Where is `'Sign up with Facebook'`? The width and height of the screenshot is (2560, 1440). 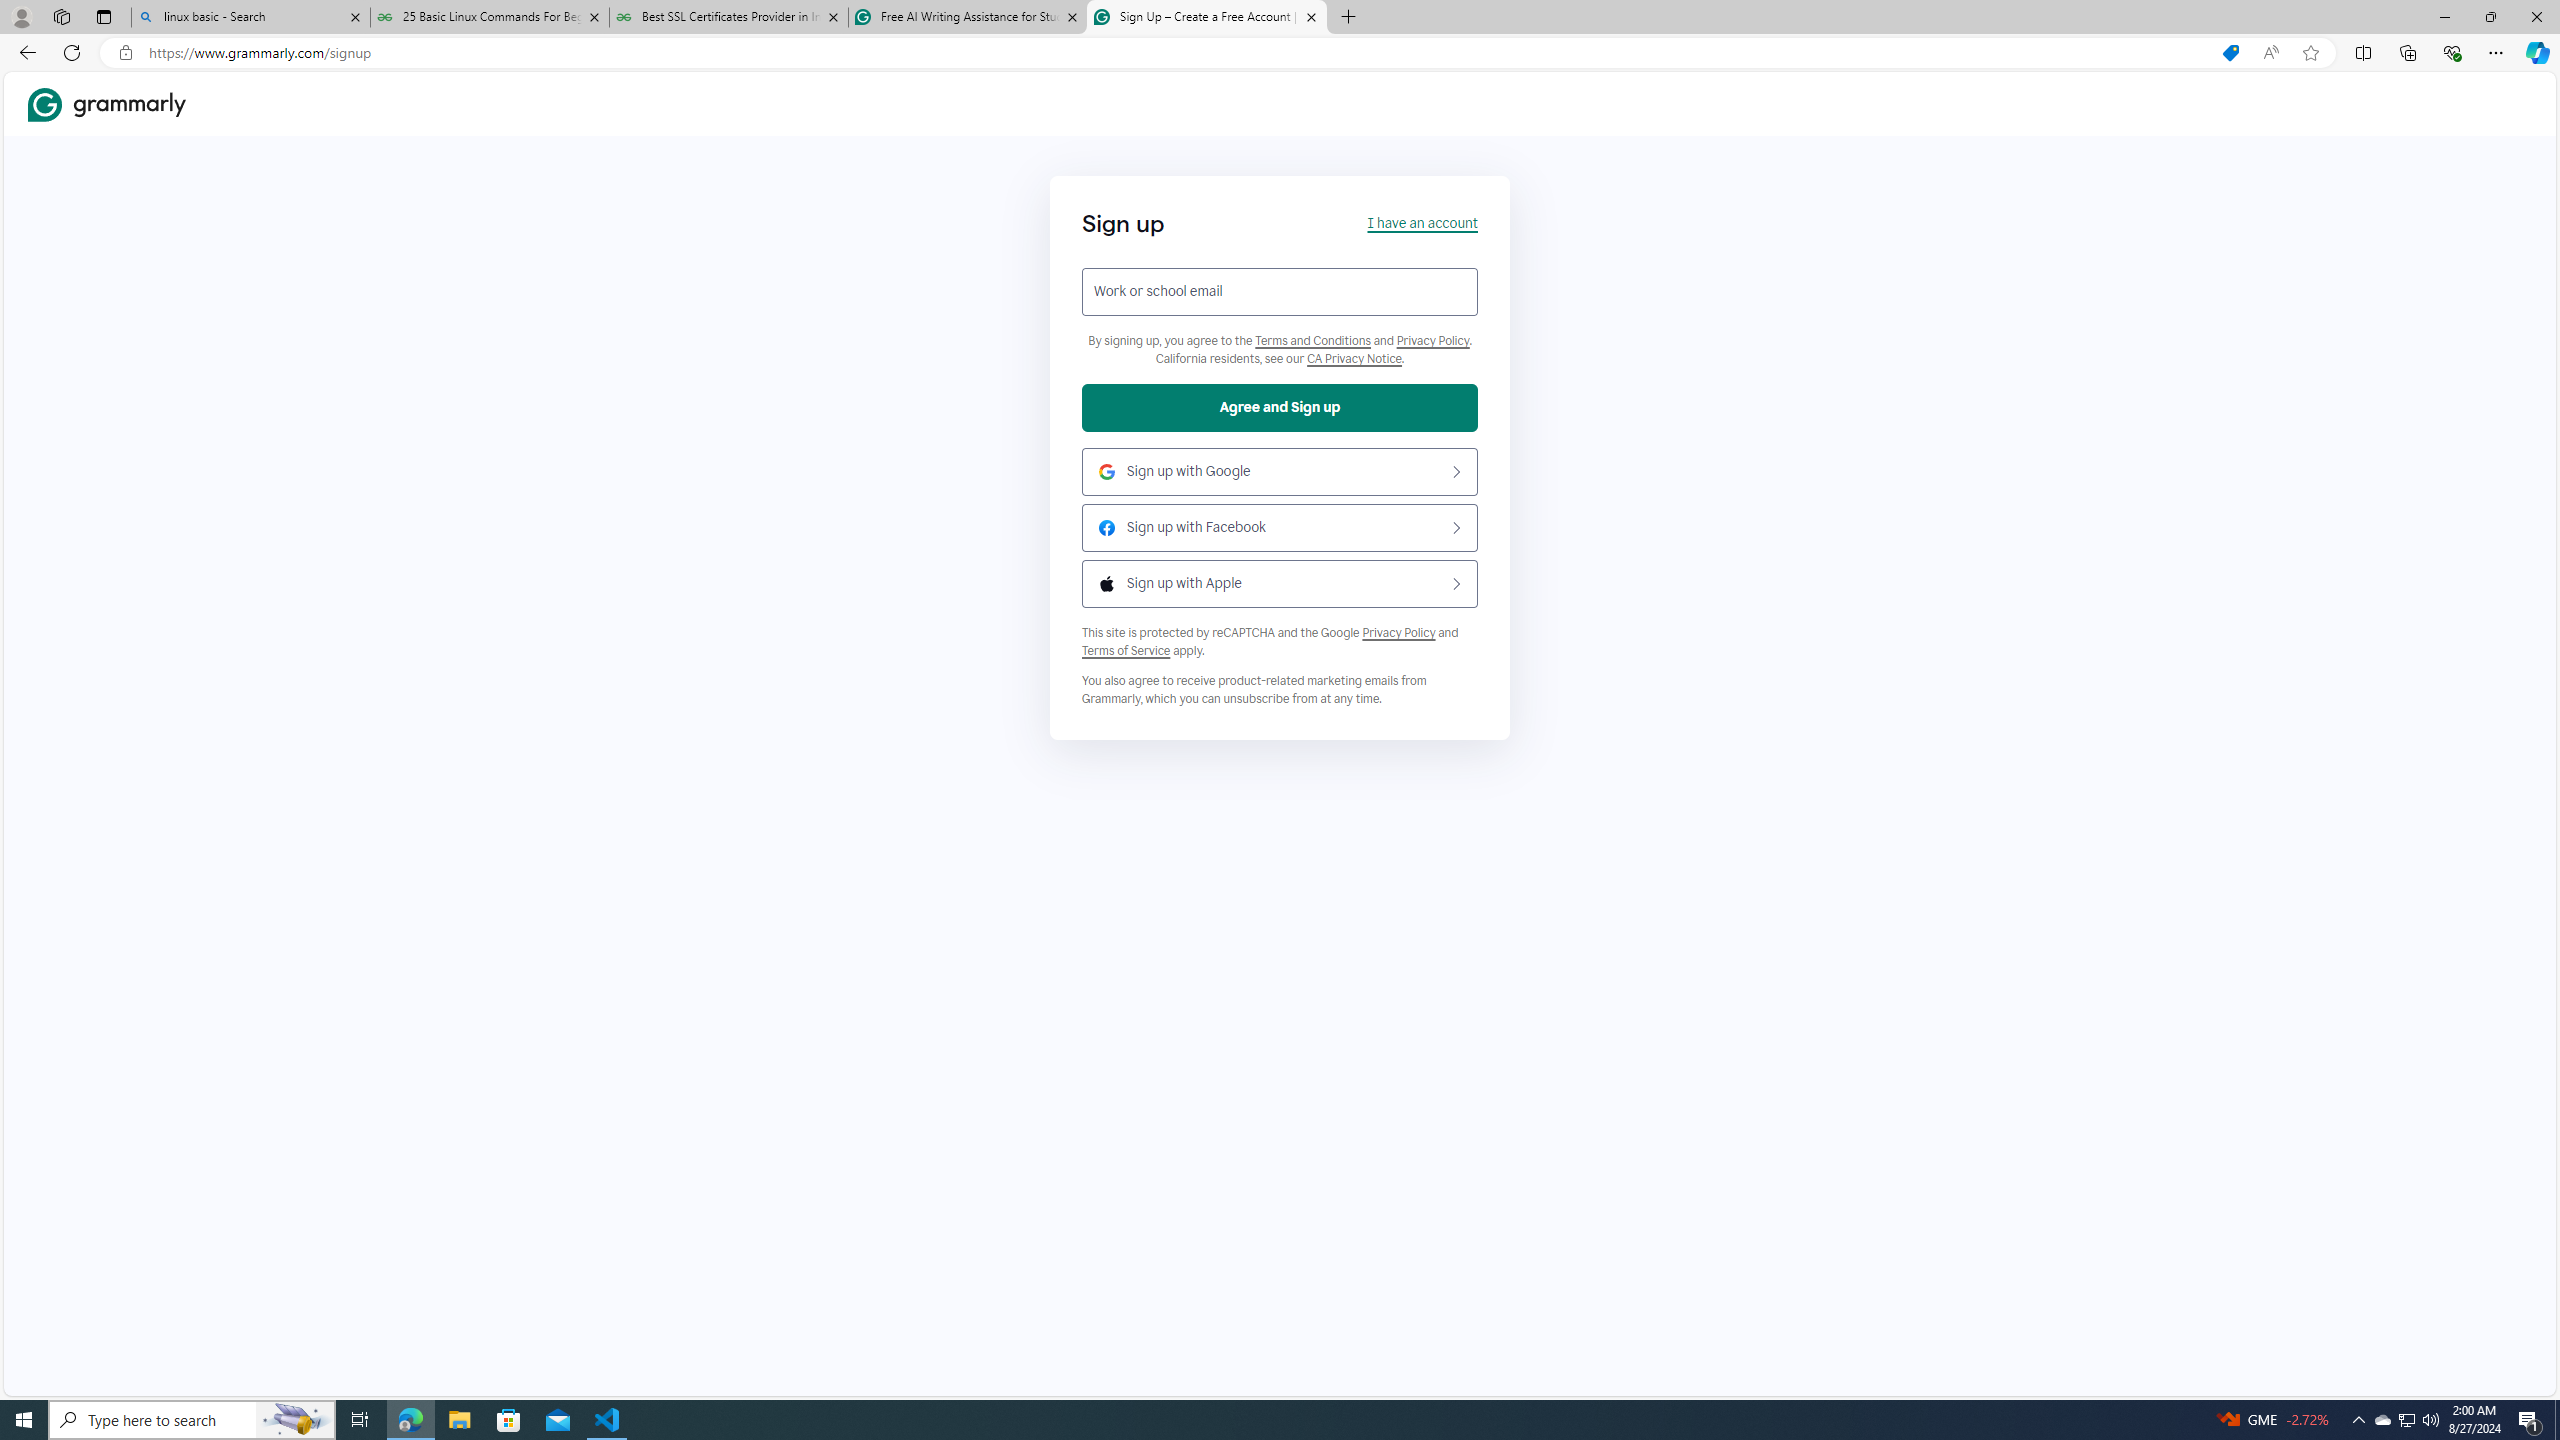 'Sign up with Facebook' is located at coordinates (1280, 526).